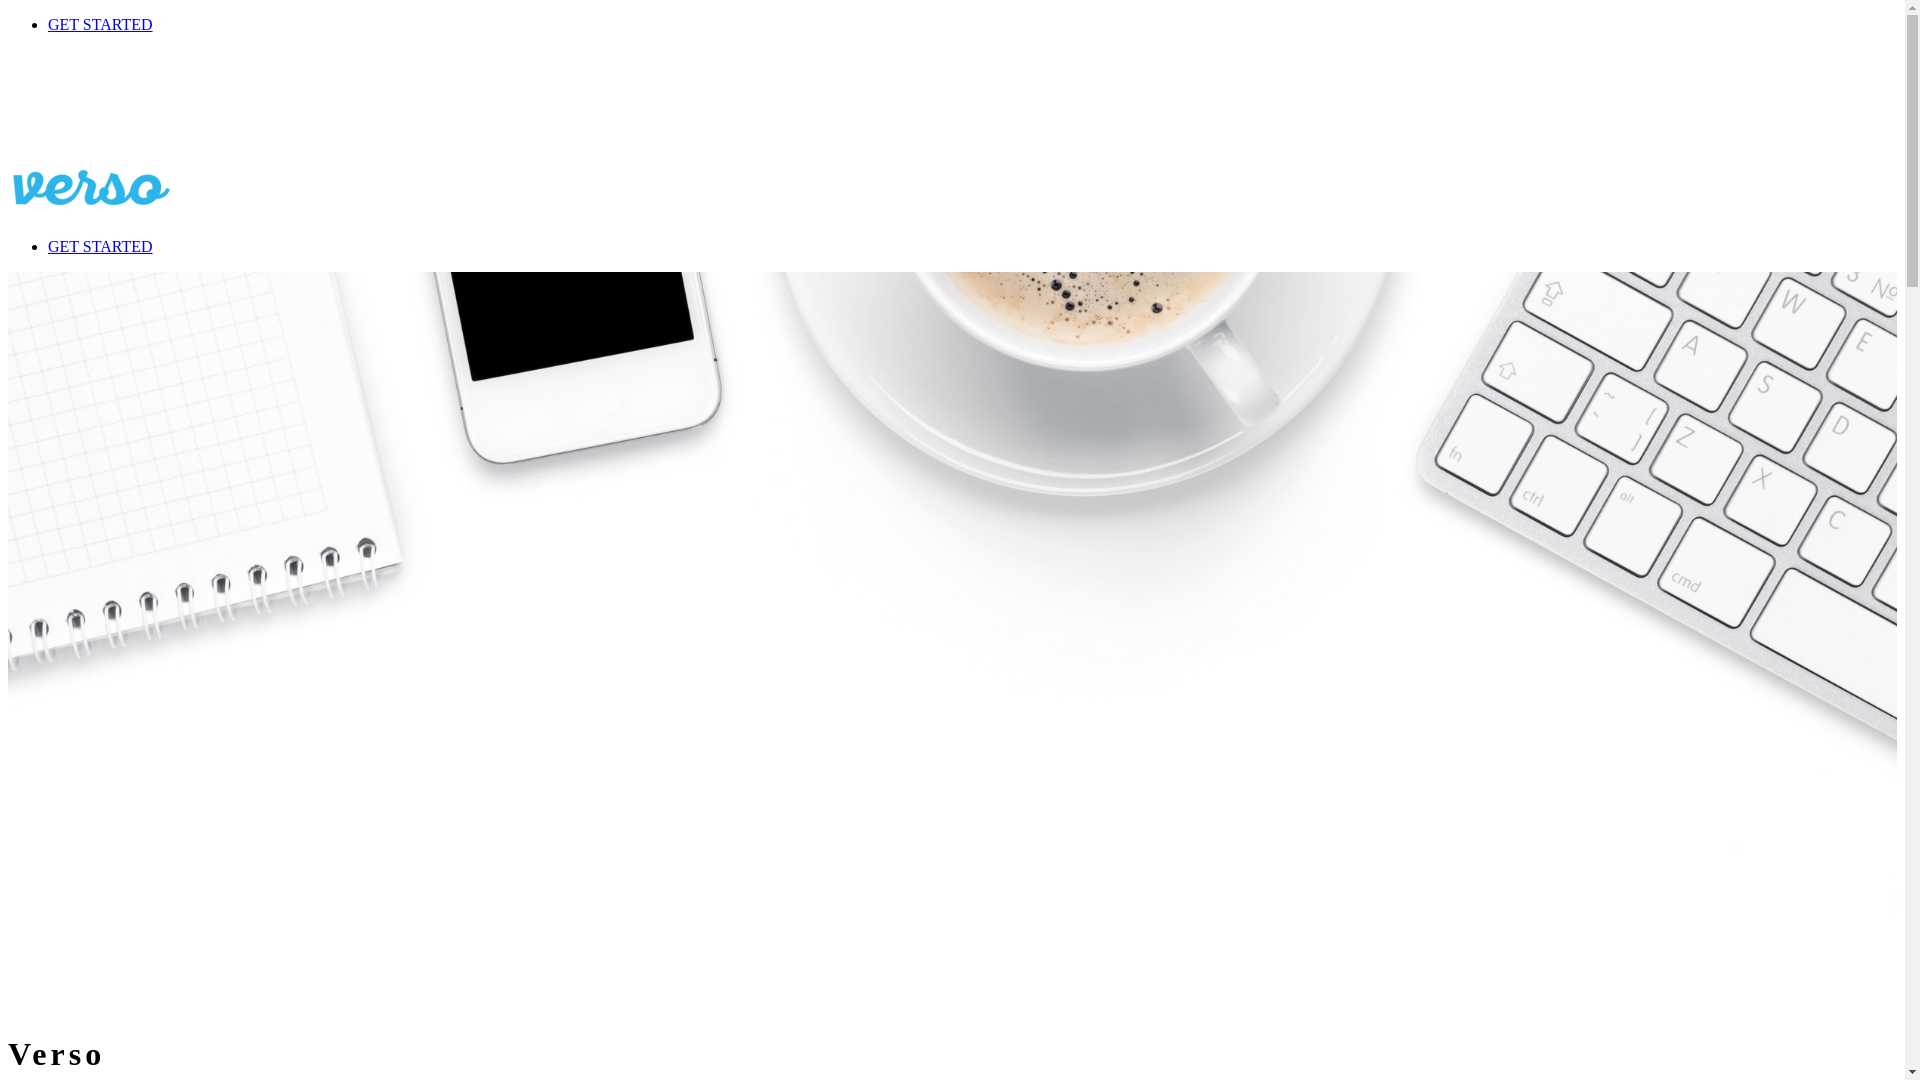 Image resolution: width=1920 pixels, height=1080 pixels. Describe the element at coordinates (99, 24) in the screenshot. I see `'GET STARTED'` at that location.